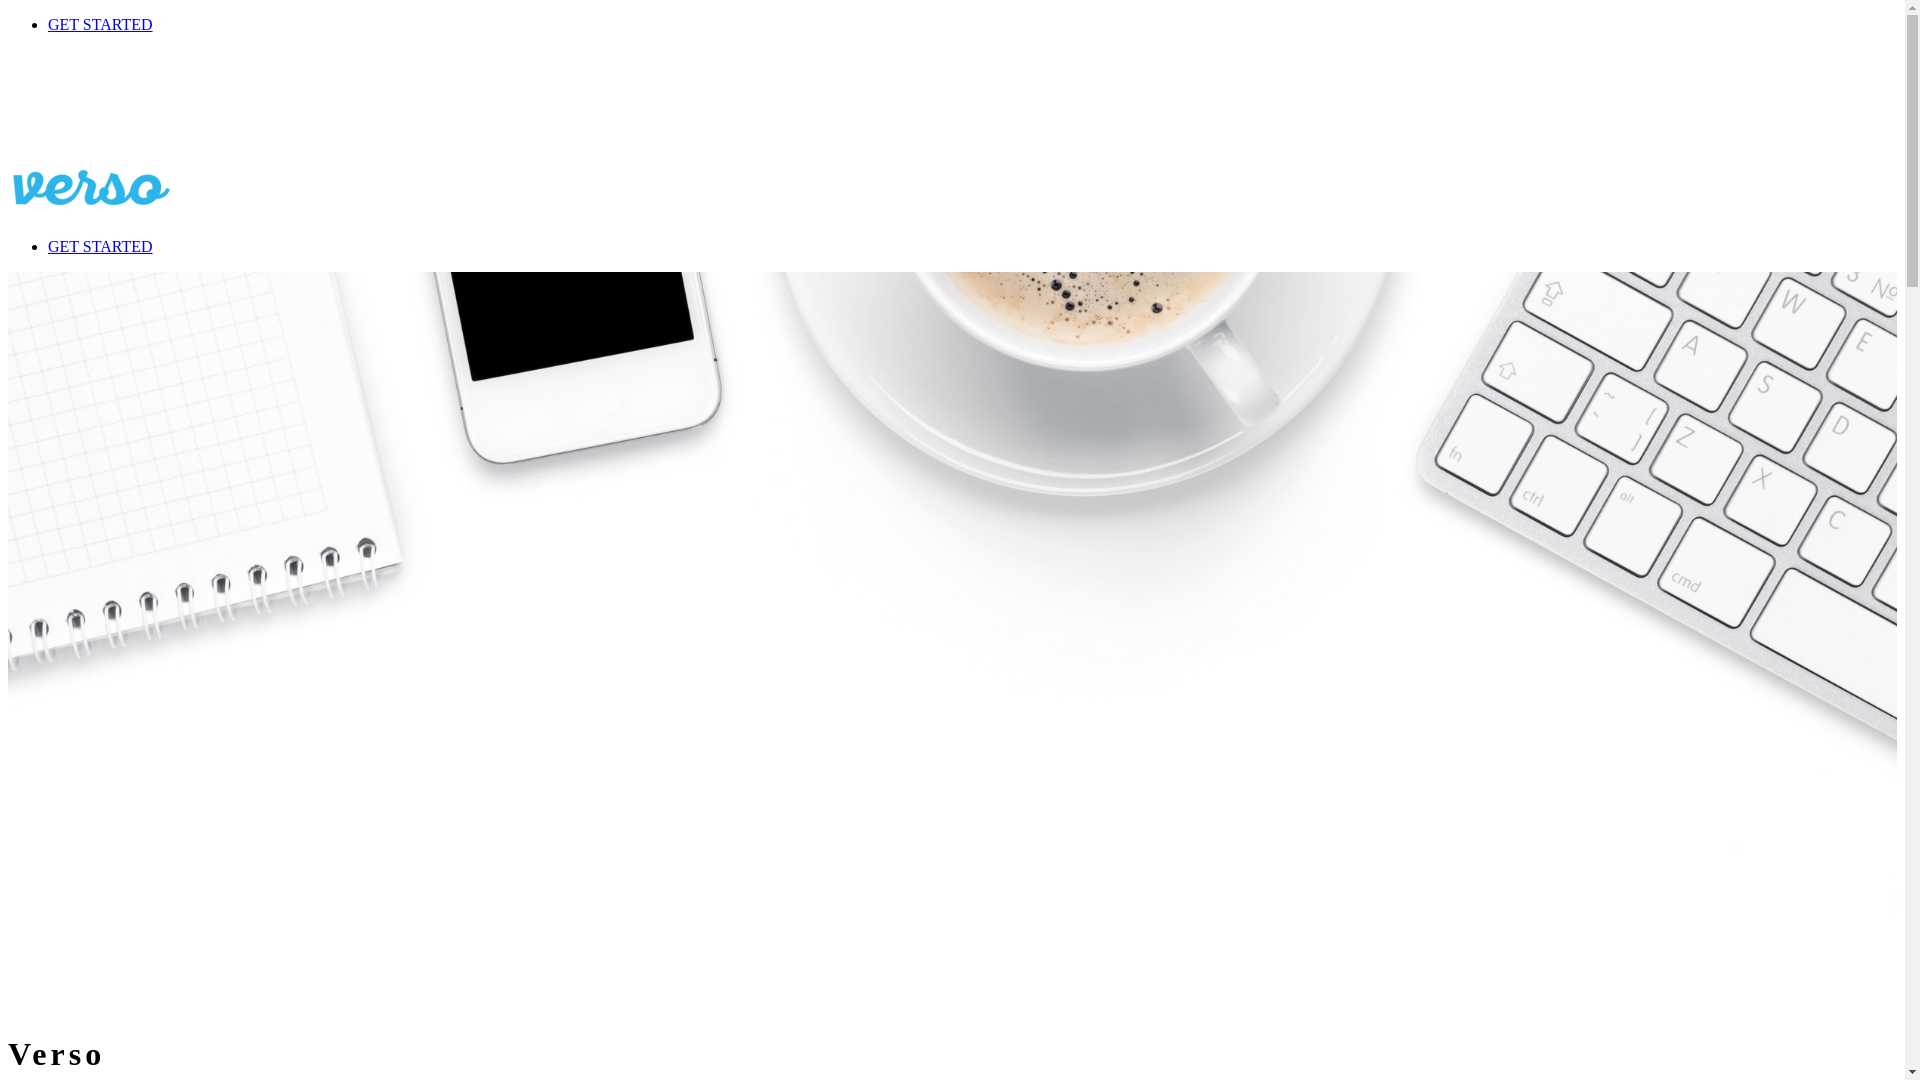 Image resolution: width=1920 pixels, height=1080 pixels. Describe the element at coordinates (99, 24) in the screenshot. I see `'GET STARTED'` at that location.